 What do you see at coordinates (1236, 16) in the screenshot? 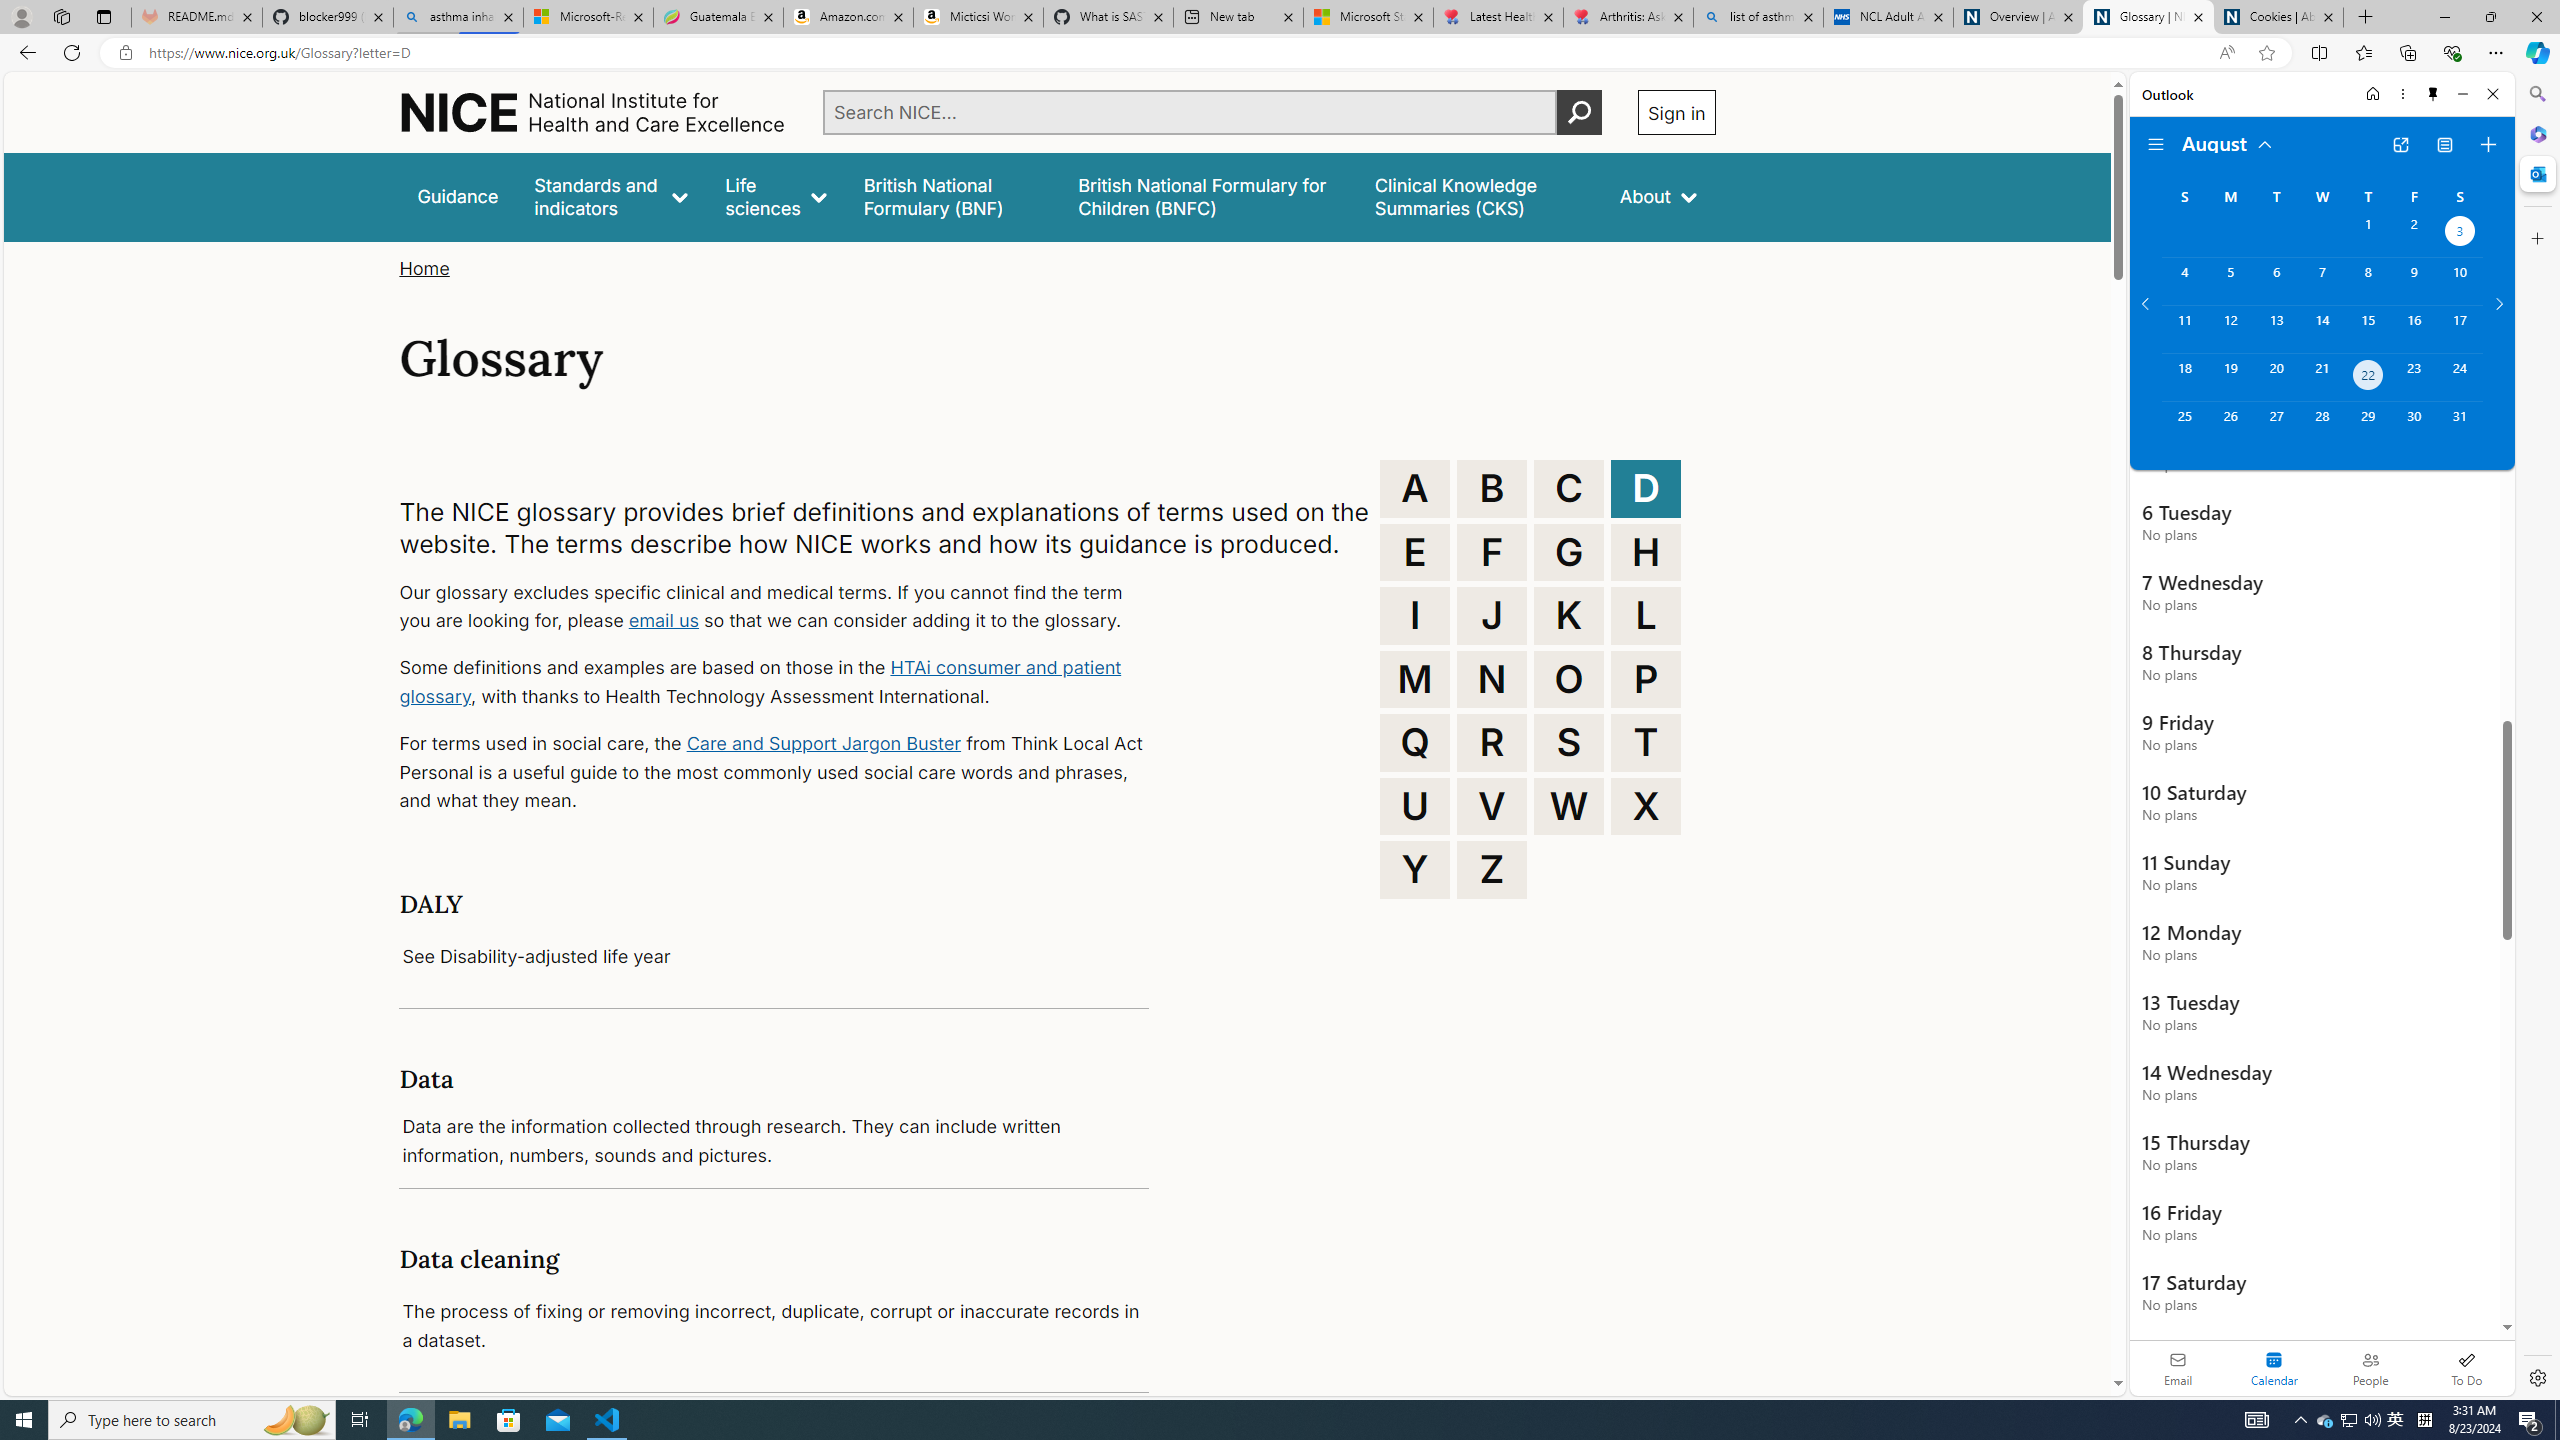
I see `'New tab'` at bounding box center [1236, 16].